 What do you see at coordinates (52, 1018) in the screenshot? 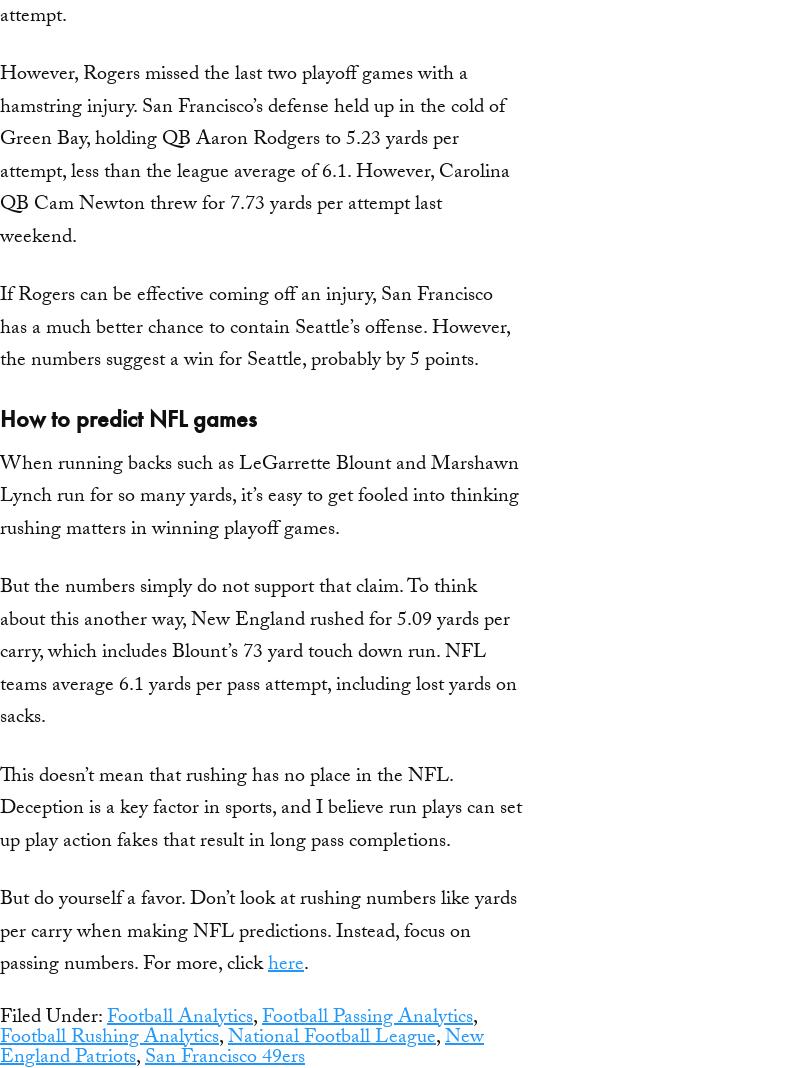
I see `'Filed Under:'` at bounding box center [52, 1018].